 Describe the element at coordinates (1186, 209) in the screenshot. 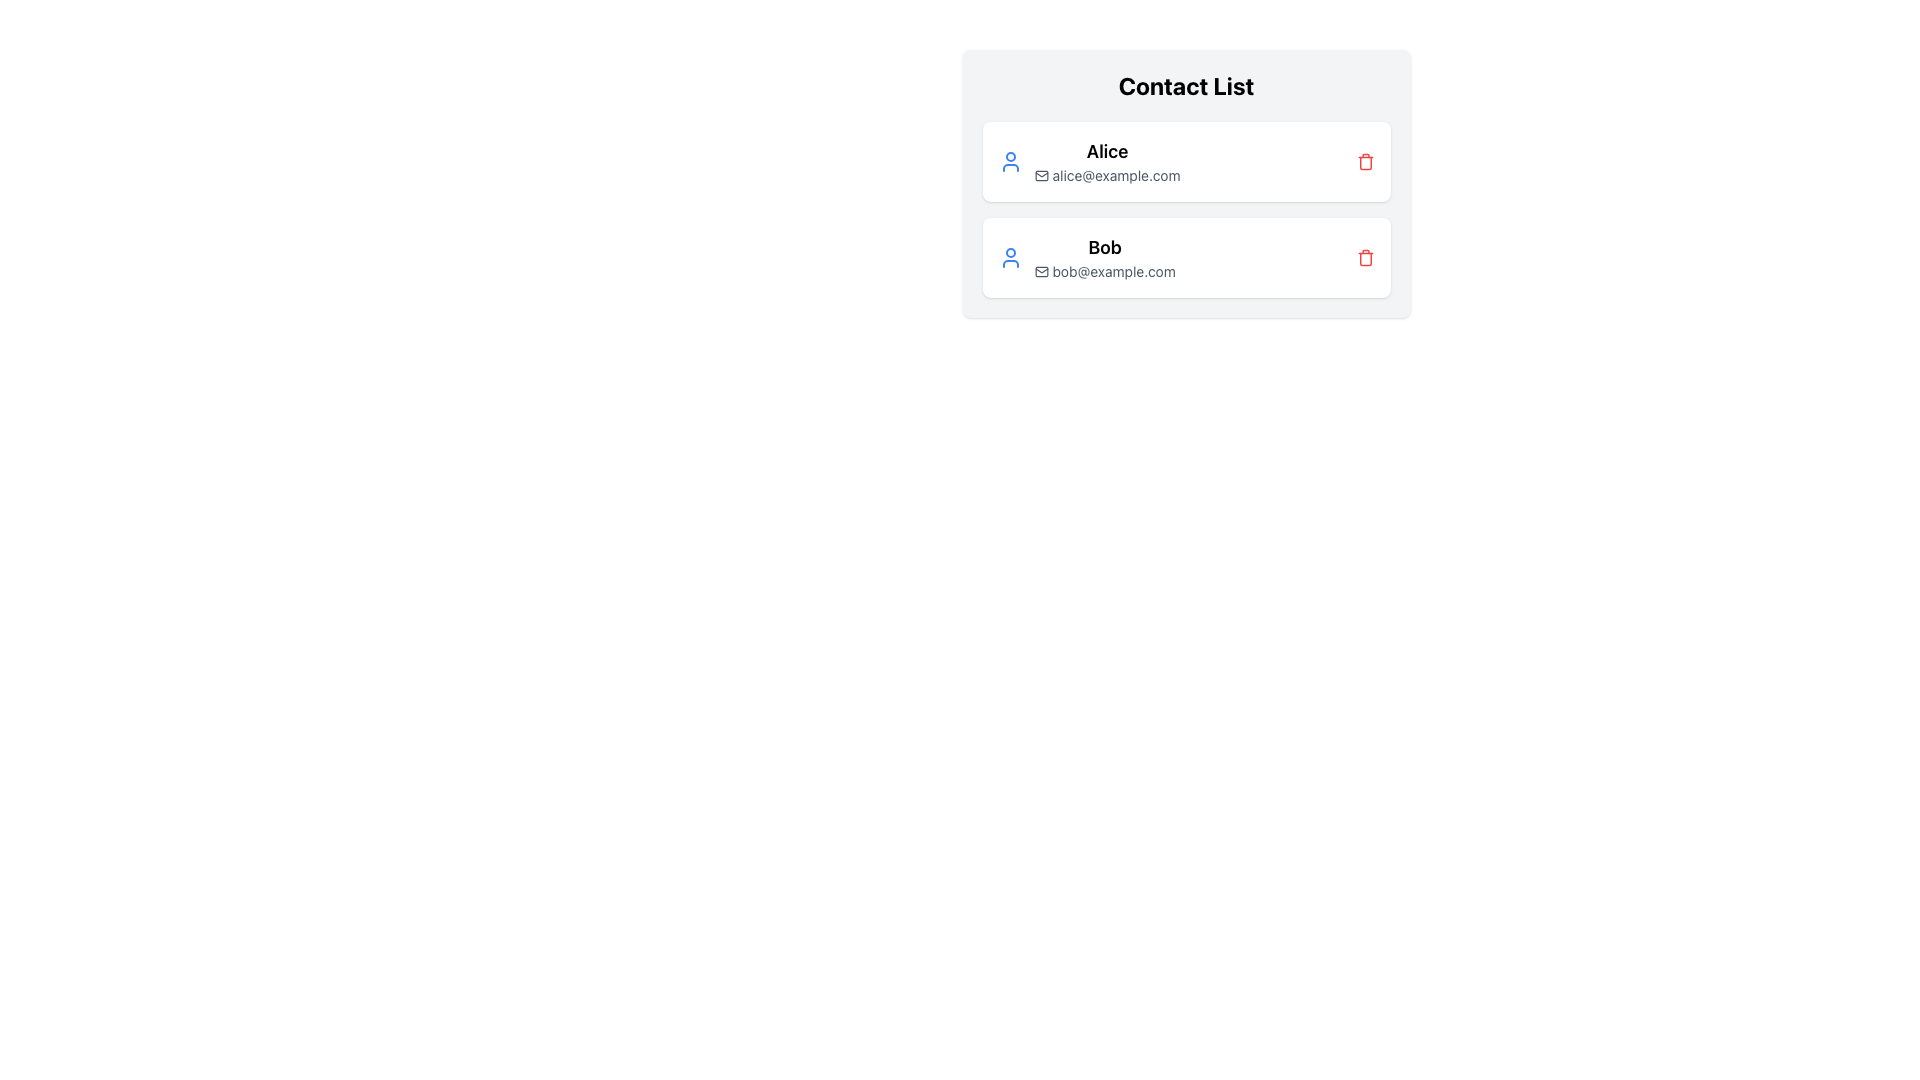

I see `the vertical listing of contact entries in the 'Contact List' section, which features white rectangular cards with rounded corners, displaying avatars, names in bold, and email addresses` at that location.